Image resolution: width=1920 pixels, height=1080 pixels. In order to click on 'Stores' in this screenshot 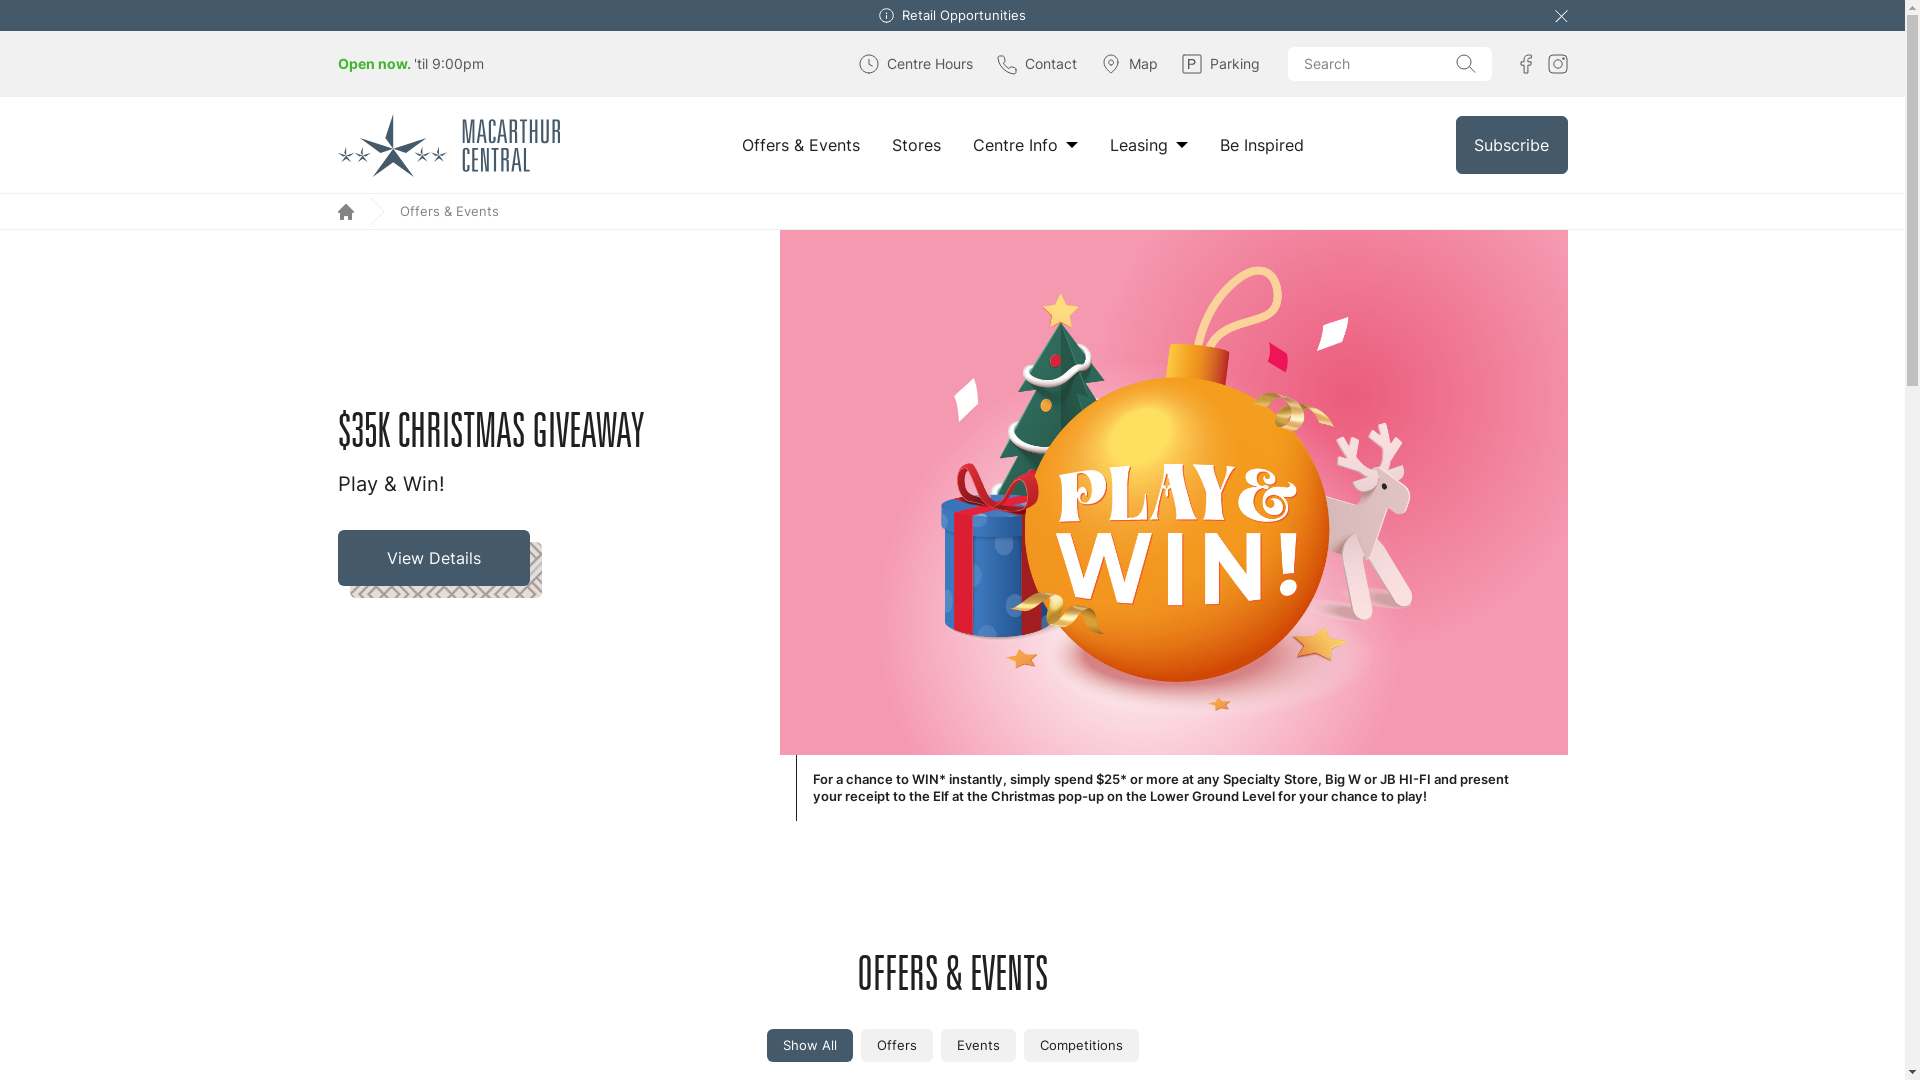, I will do `click(915, 144)`.